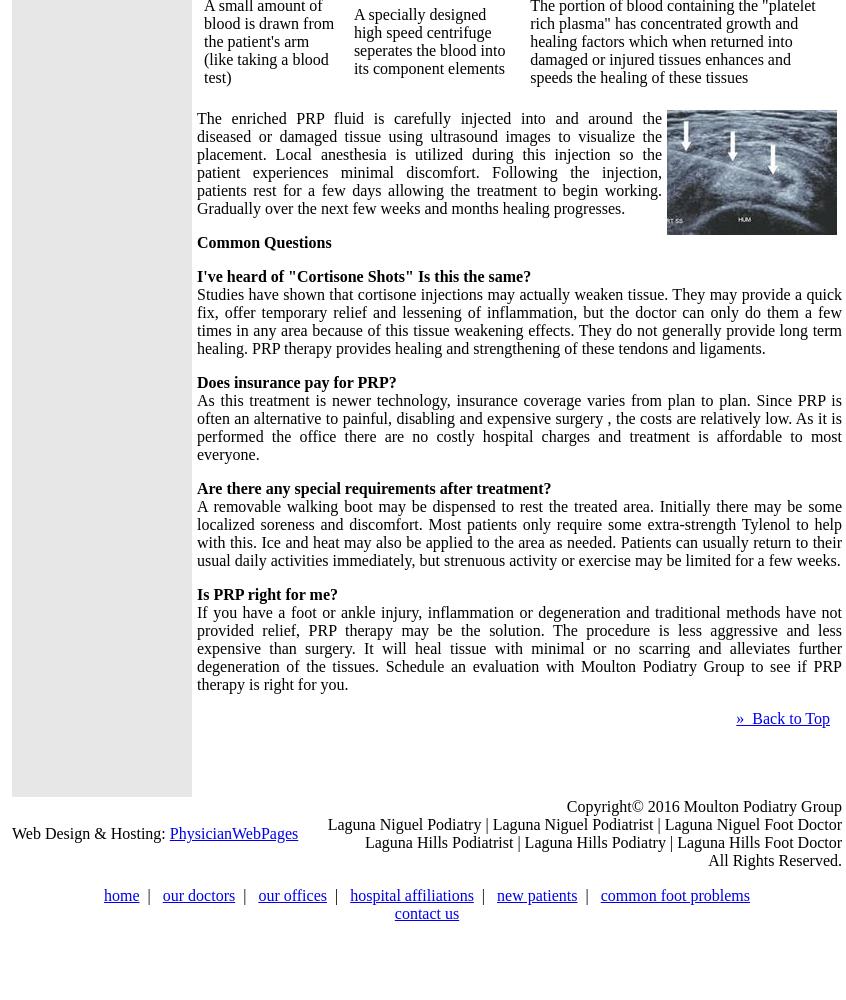 The image size is (846, 1000). What do you see at coordinates (233, 832) in the screenshot?
I see `'PhysicianWebPages'` at bounding box center [233, 832].